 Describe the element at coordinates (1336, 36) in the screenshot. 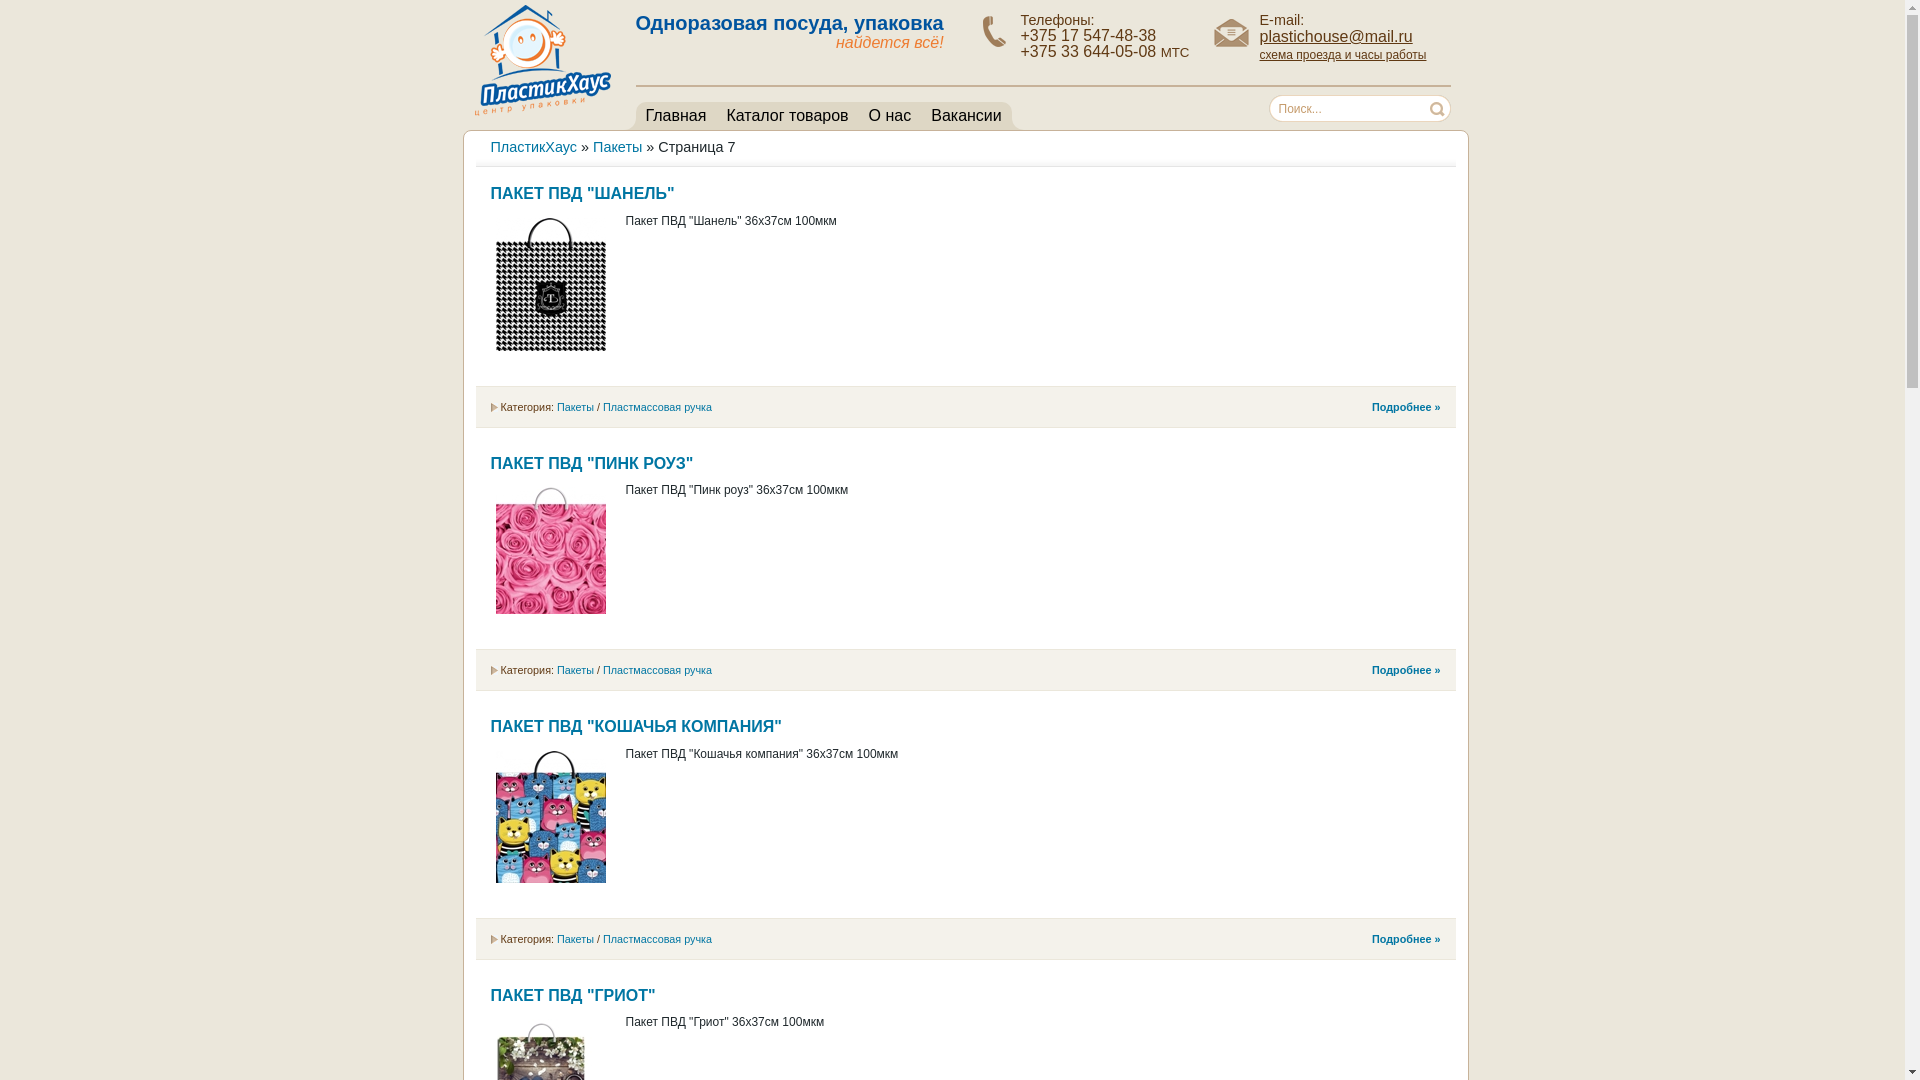

I see `'plastichouse@mail.ru'` at that location.